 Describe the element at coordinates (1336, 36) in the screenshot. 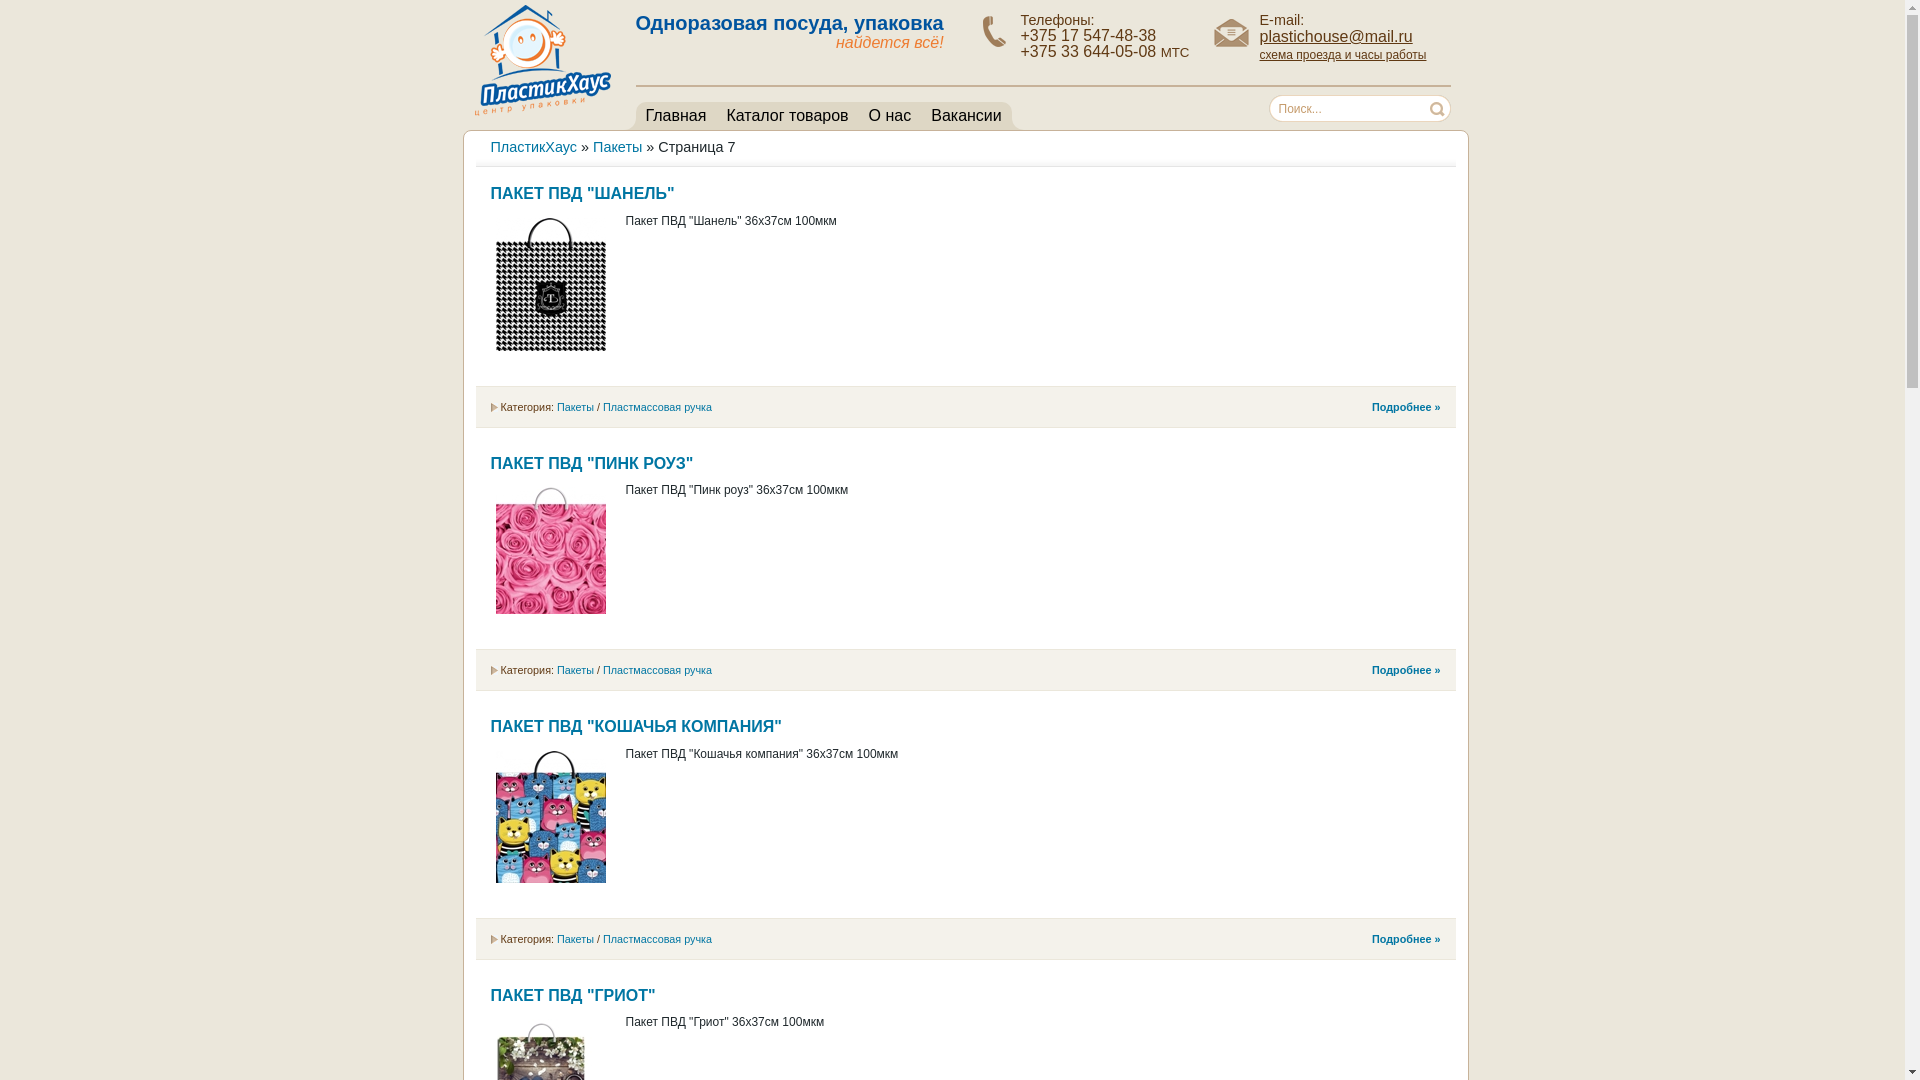

I see `'plastichouse@mail.ru'` at that location.